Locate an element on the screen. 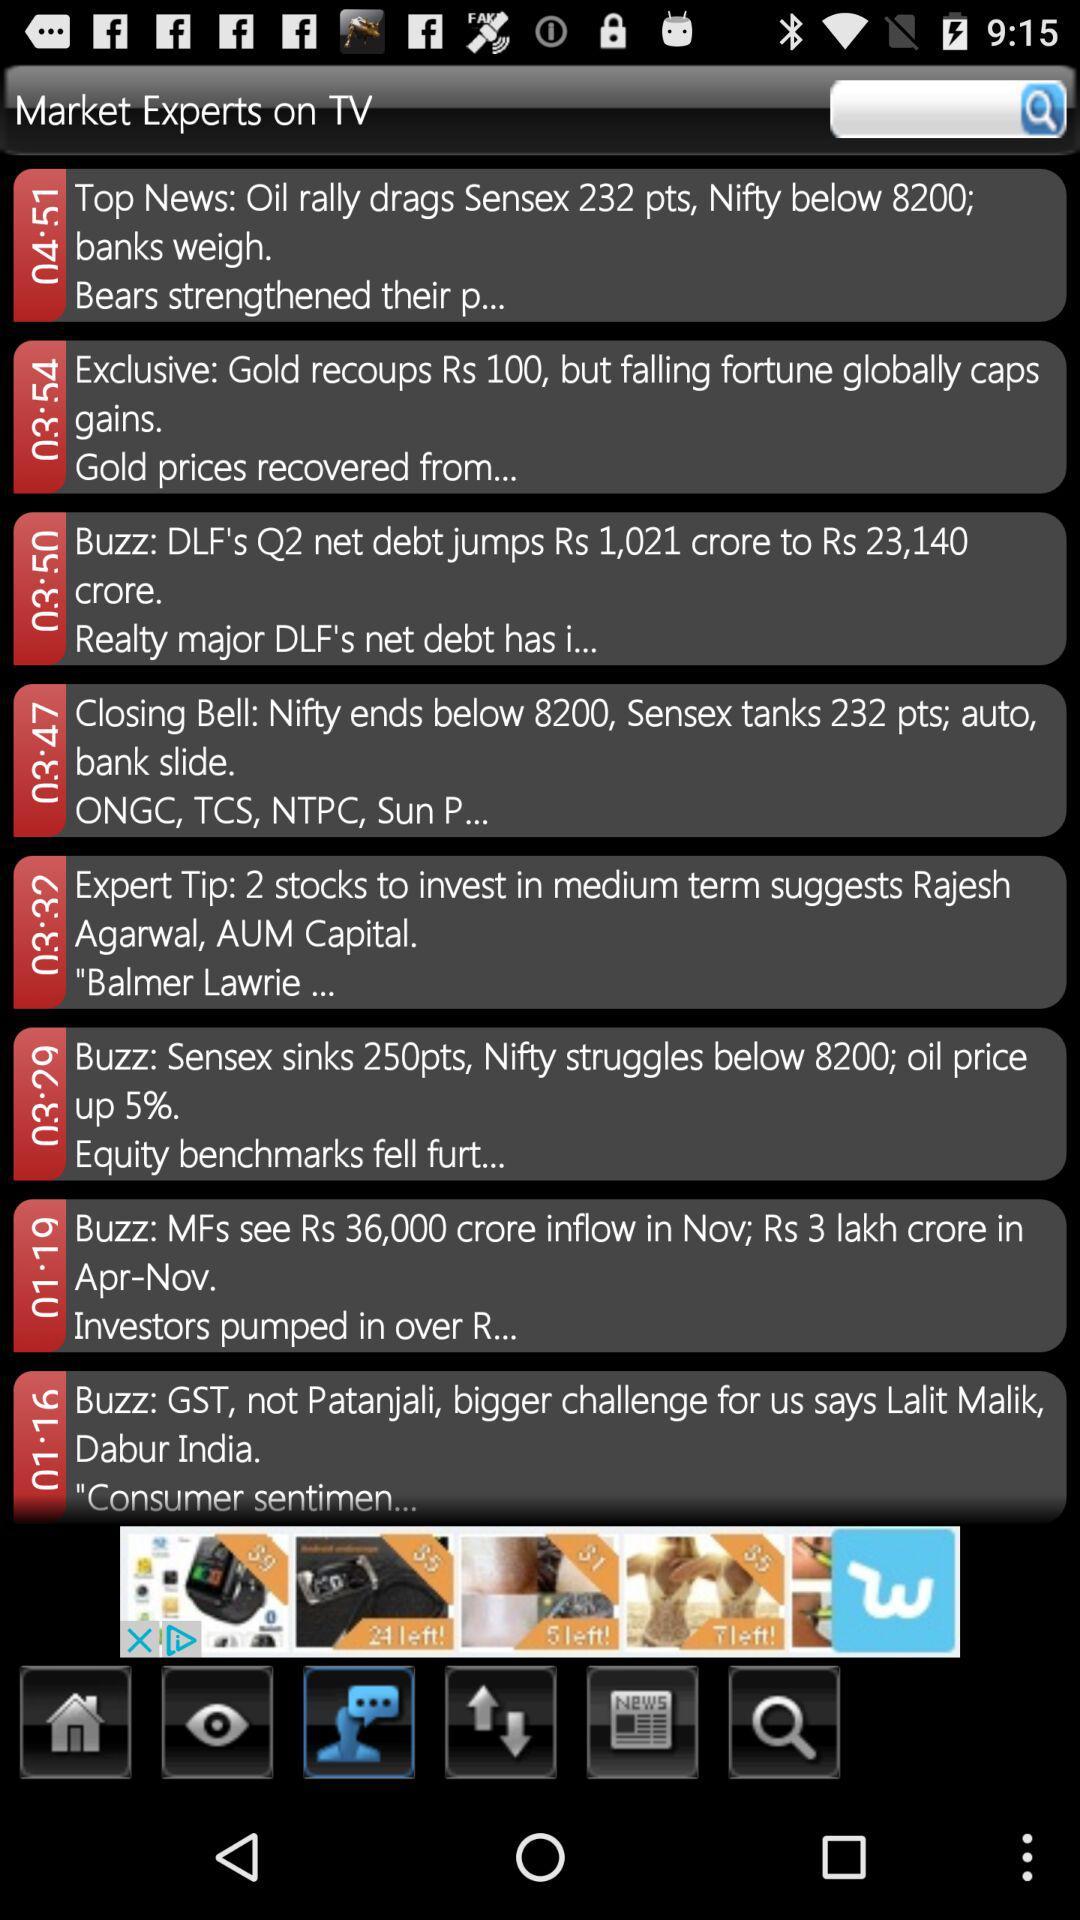  contain is located at coordinates (358, 1727).